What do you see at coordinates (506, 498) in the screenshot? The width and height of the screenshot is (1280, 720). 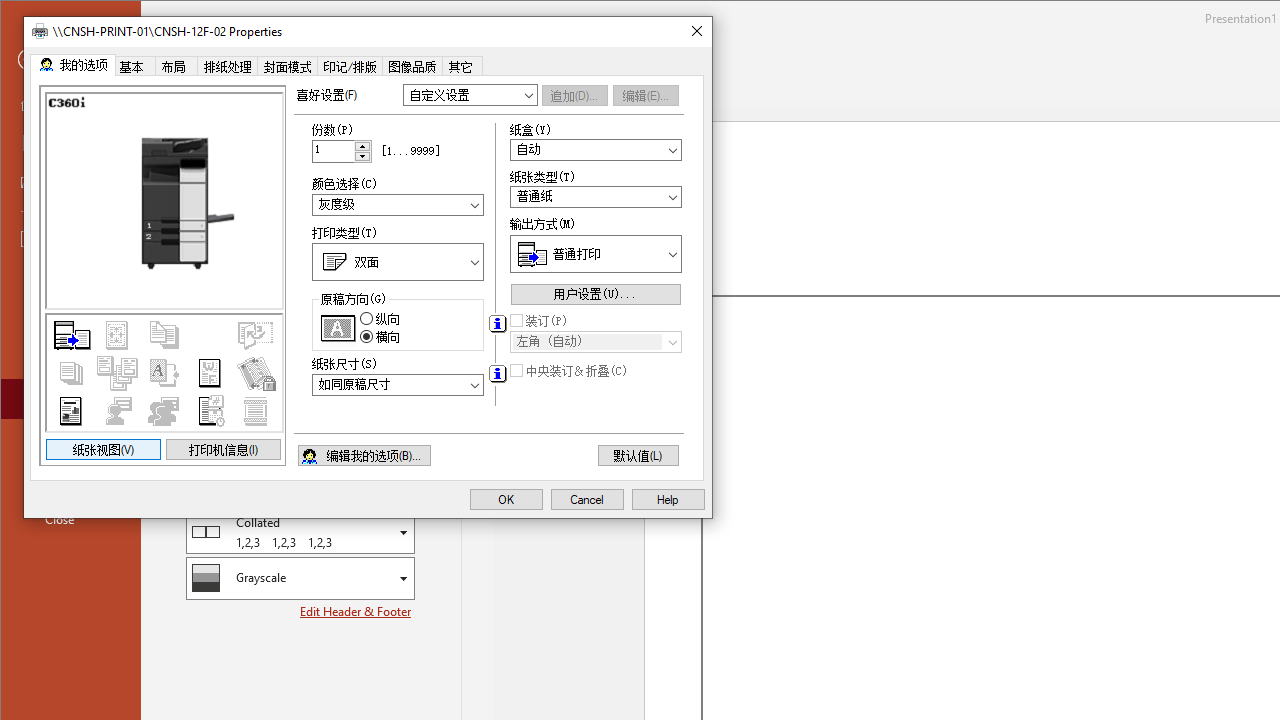 I see `'OK'` at bounding box center [506, 498].